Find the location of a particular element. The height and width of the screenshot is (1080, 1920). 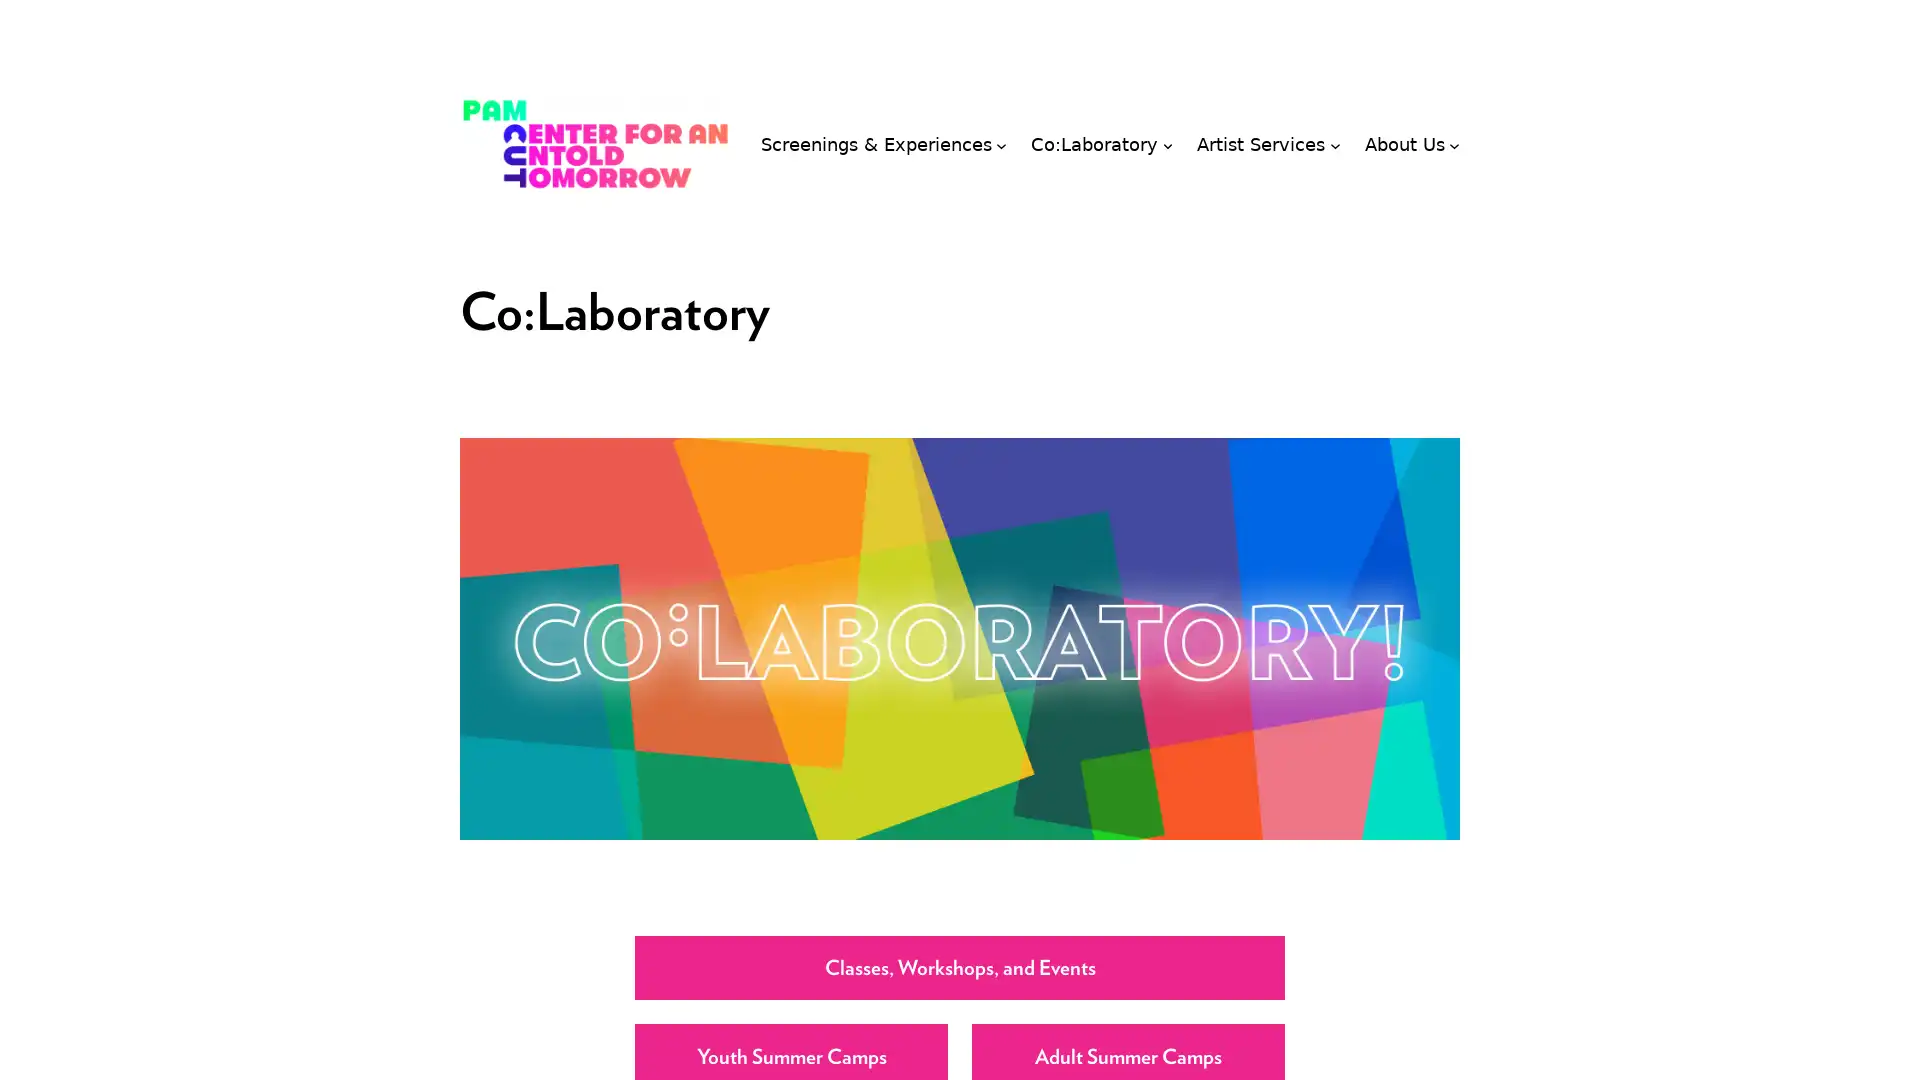

Screenings & Experiences submenu is located at coordinates (1001, 143).